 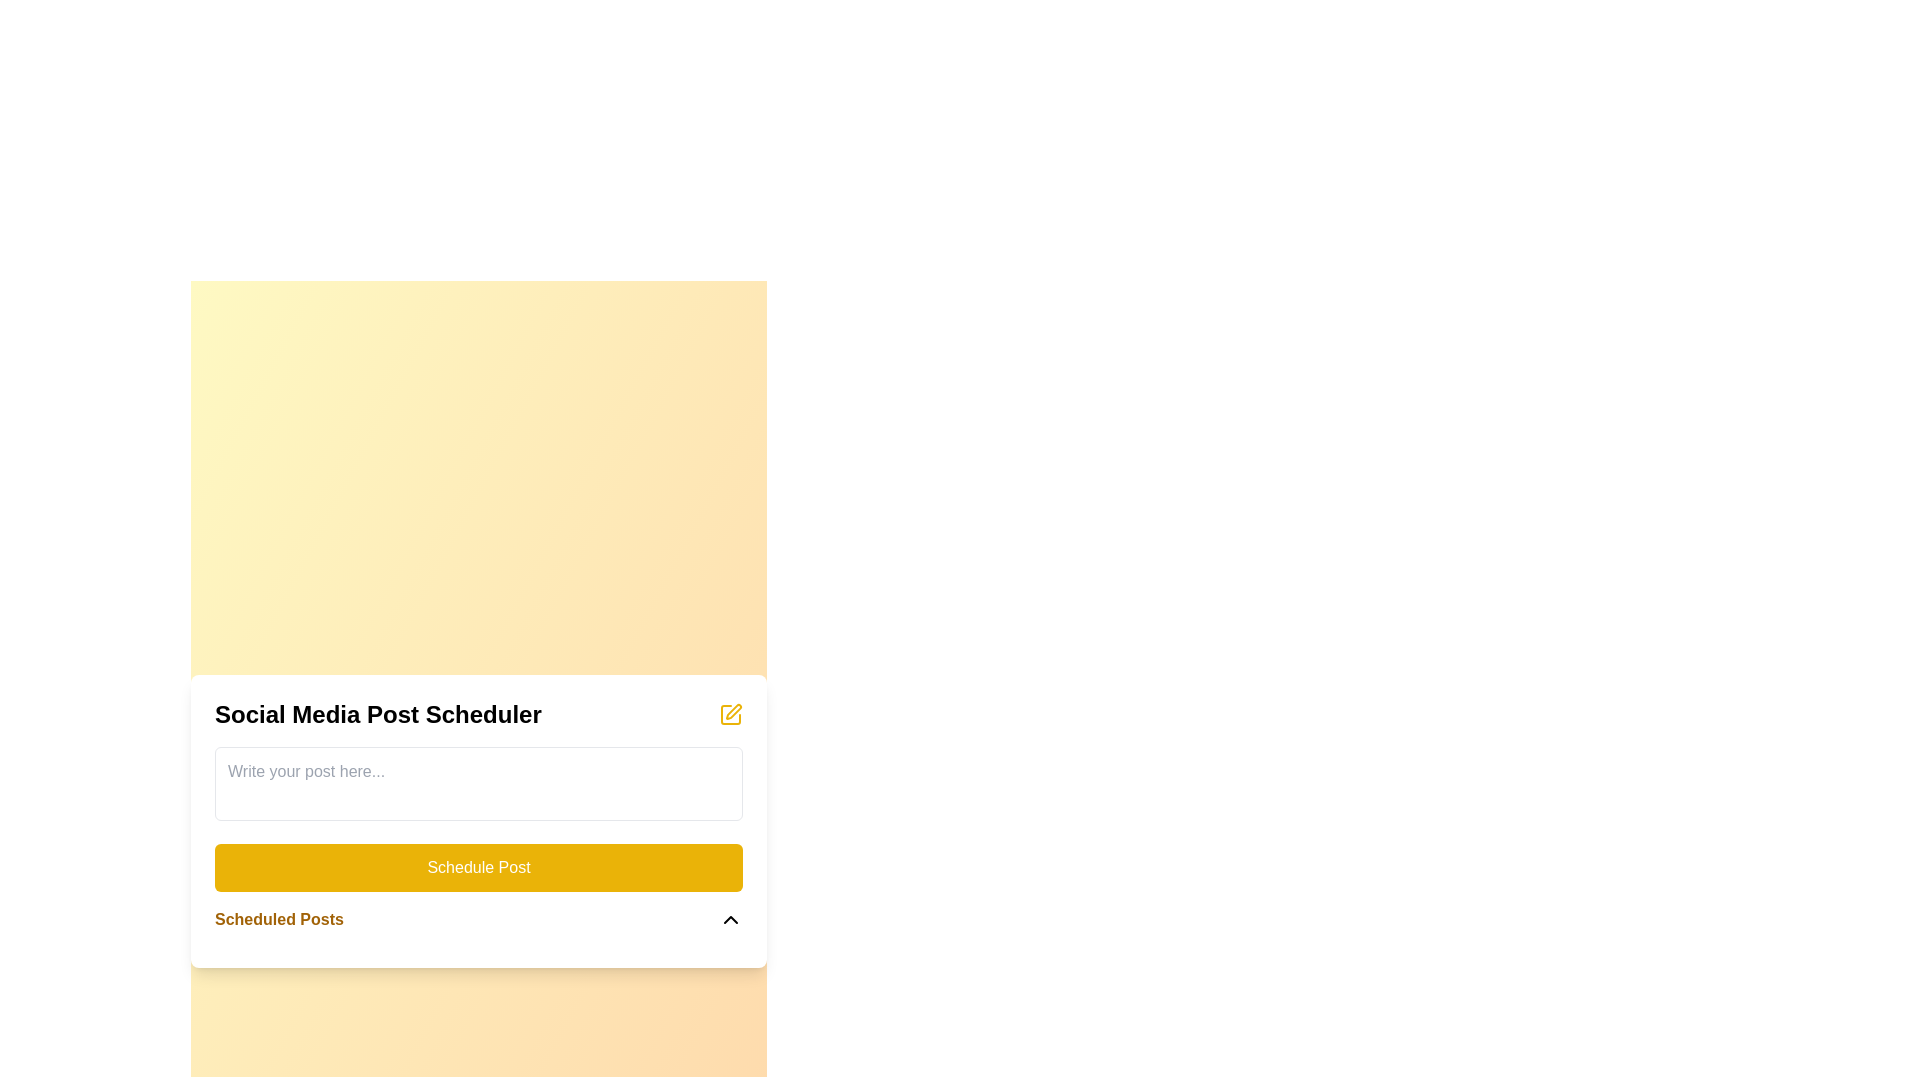 I want to click on the edit icon within the yellow square graphic located at the top-right corner of the scheduling posts UI as a visual cue, so click(x=733, y=710).